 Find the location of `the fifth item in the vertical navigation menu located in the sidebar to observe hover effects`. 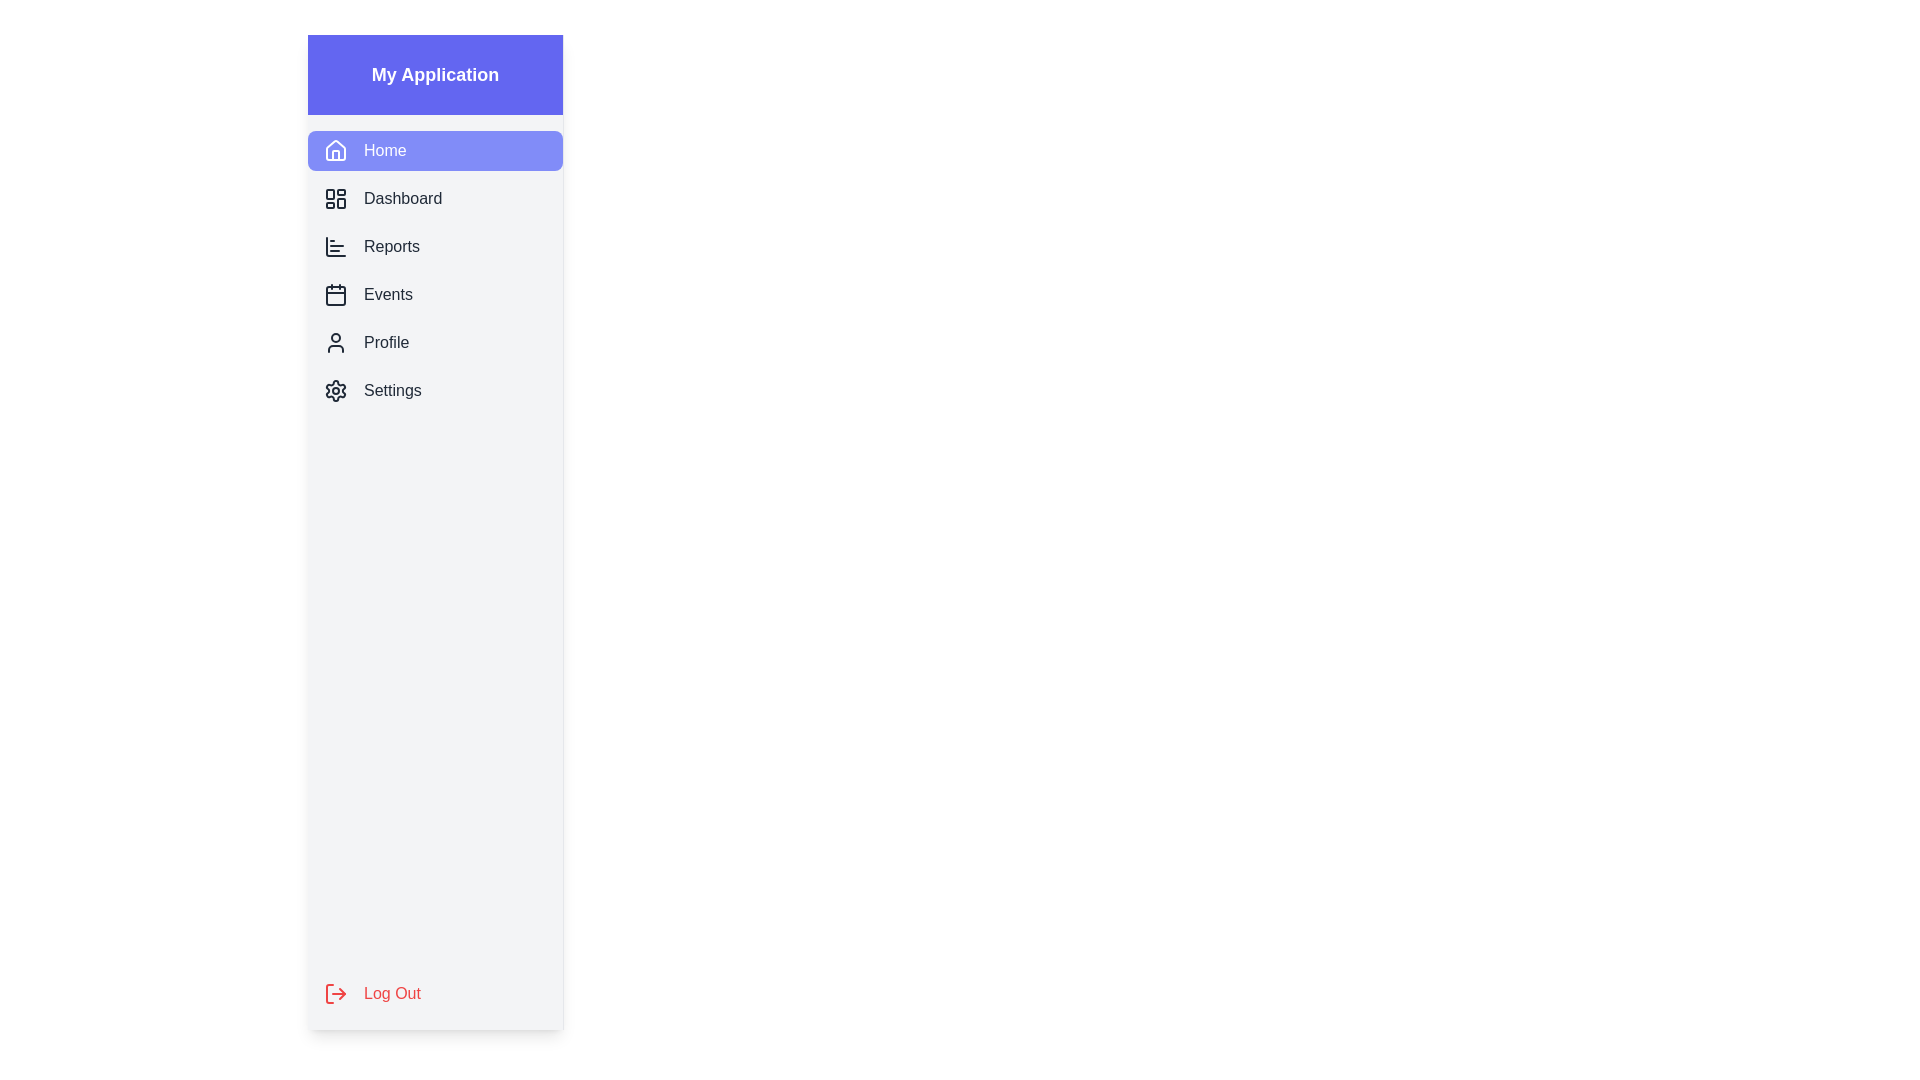

the fifth item in the vertical navigation menu located in the sidebar to observe hover effects is located at coordinates (434, 342).